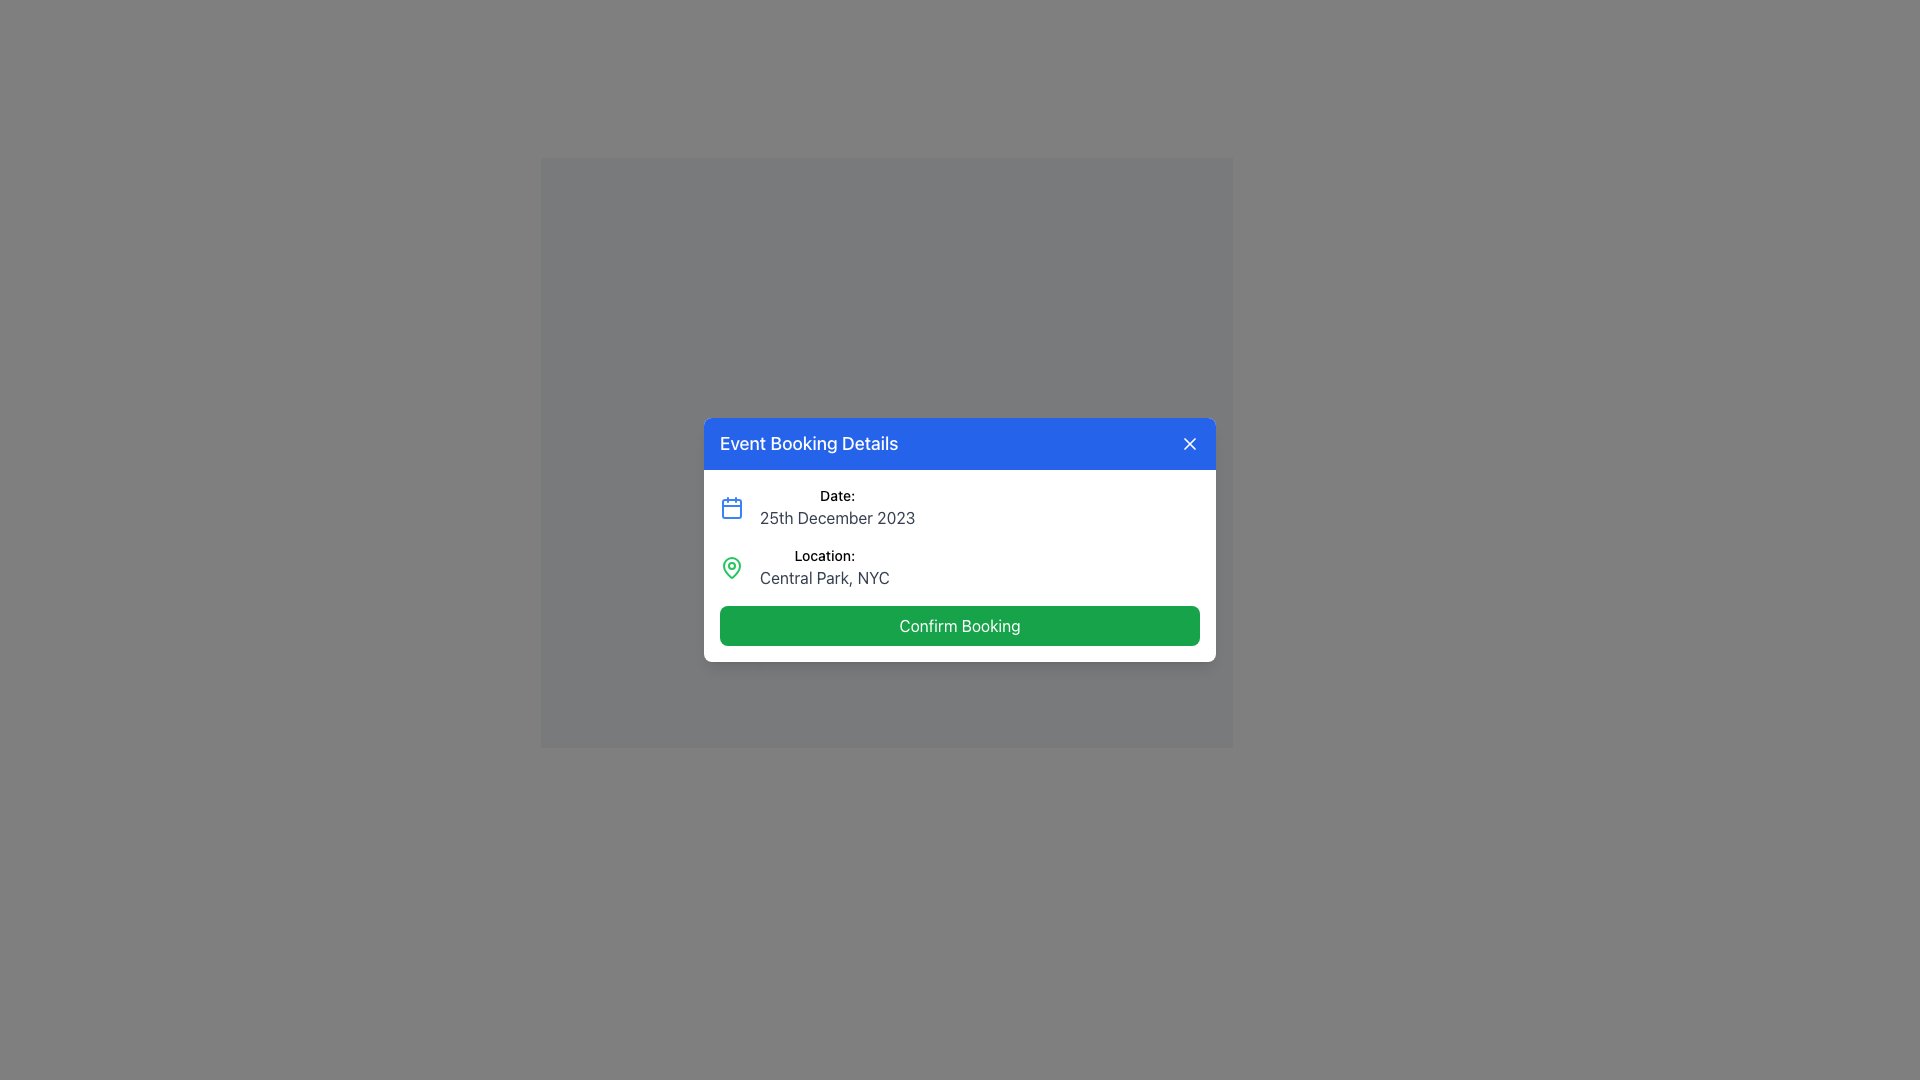  I want to click on the small diagonal cross icon ("X") in the top-right corner of the blue header titled "Event Booking Details", so click(1190, 442).